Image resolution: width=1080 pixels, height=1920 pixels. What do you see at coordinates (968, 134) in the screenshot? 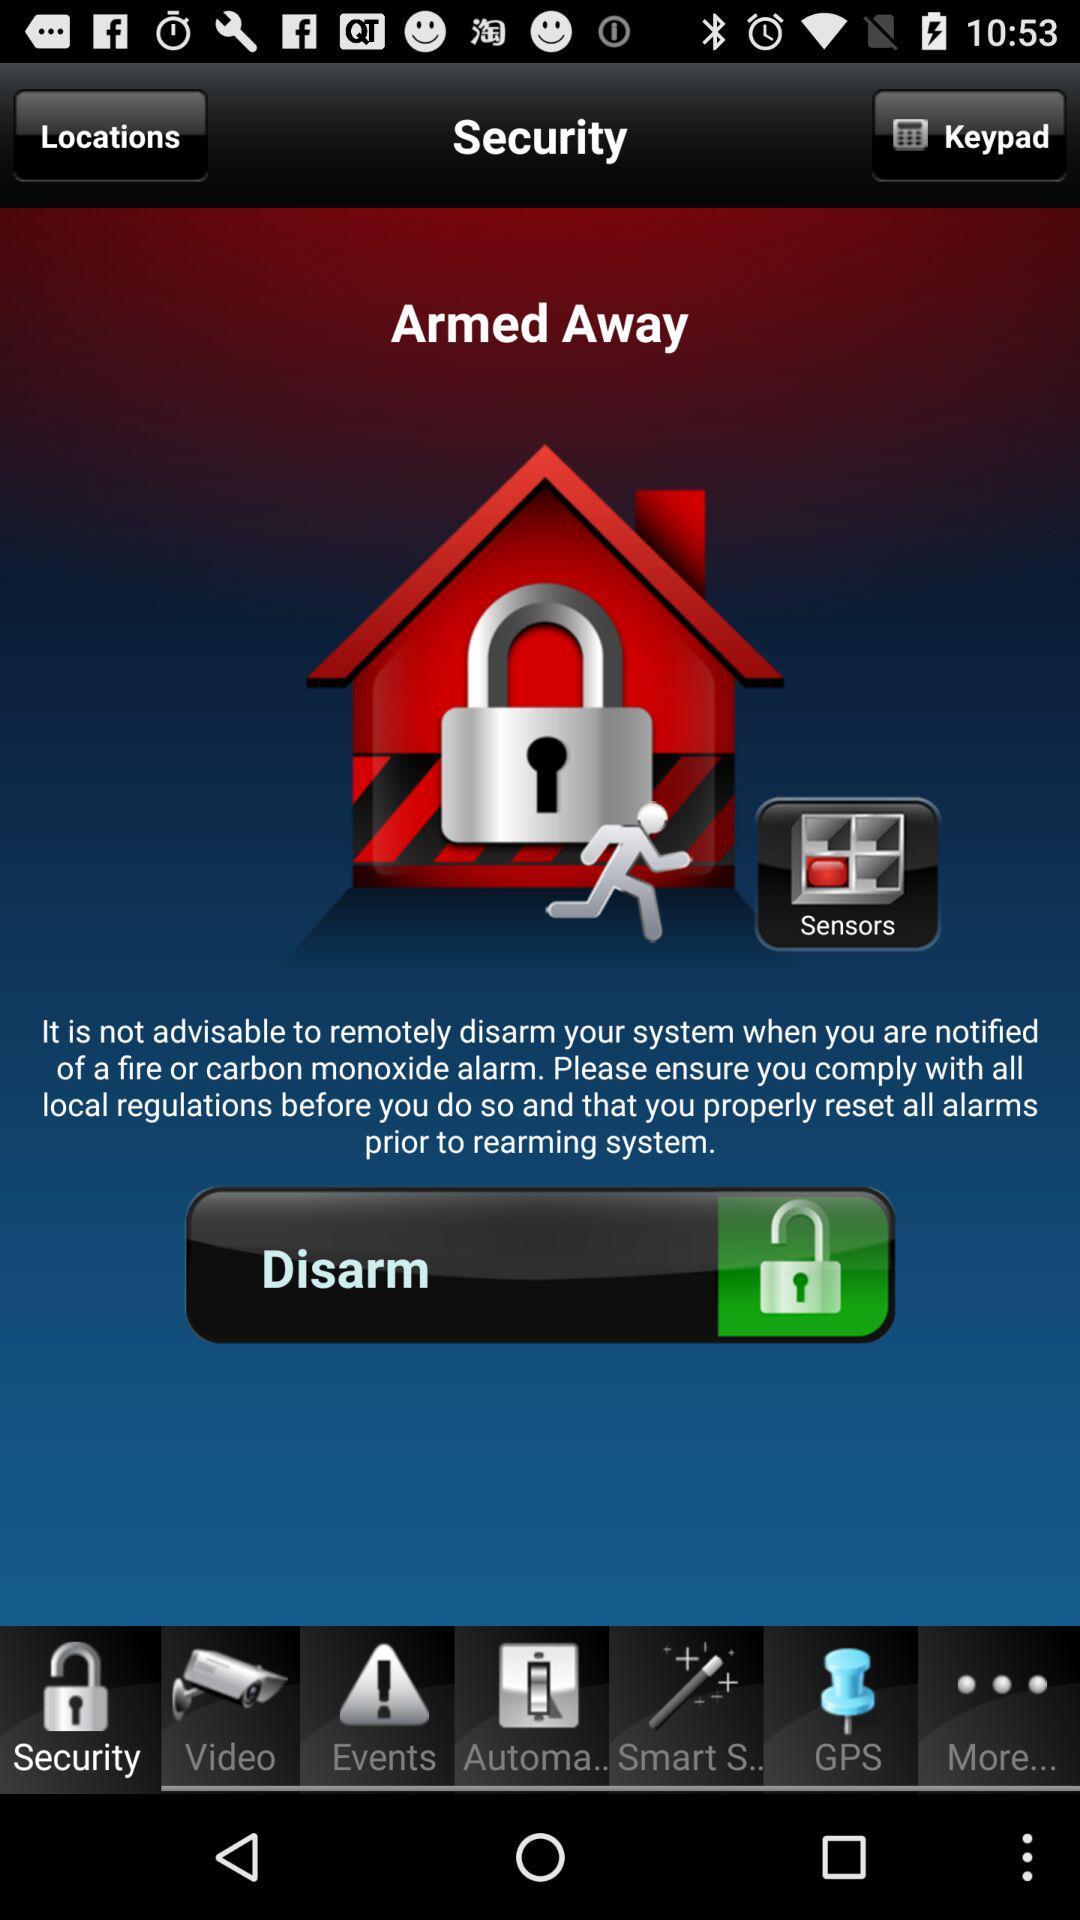
I see `the keypad at the top right corner` at bounding box center [968, 134].